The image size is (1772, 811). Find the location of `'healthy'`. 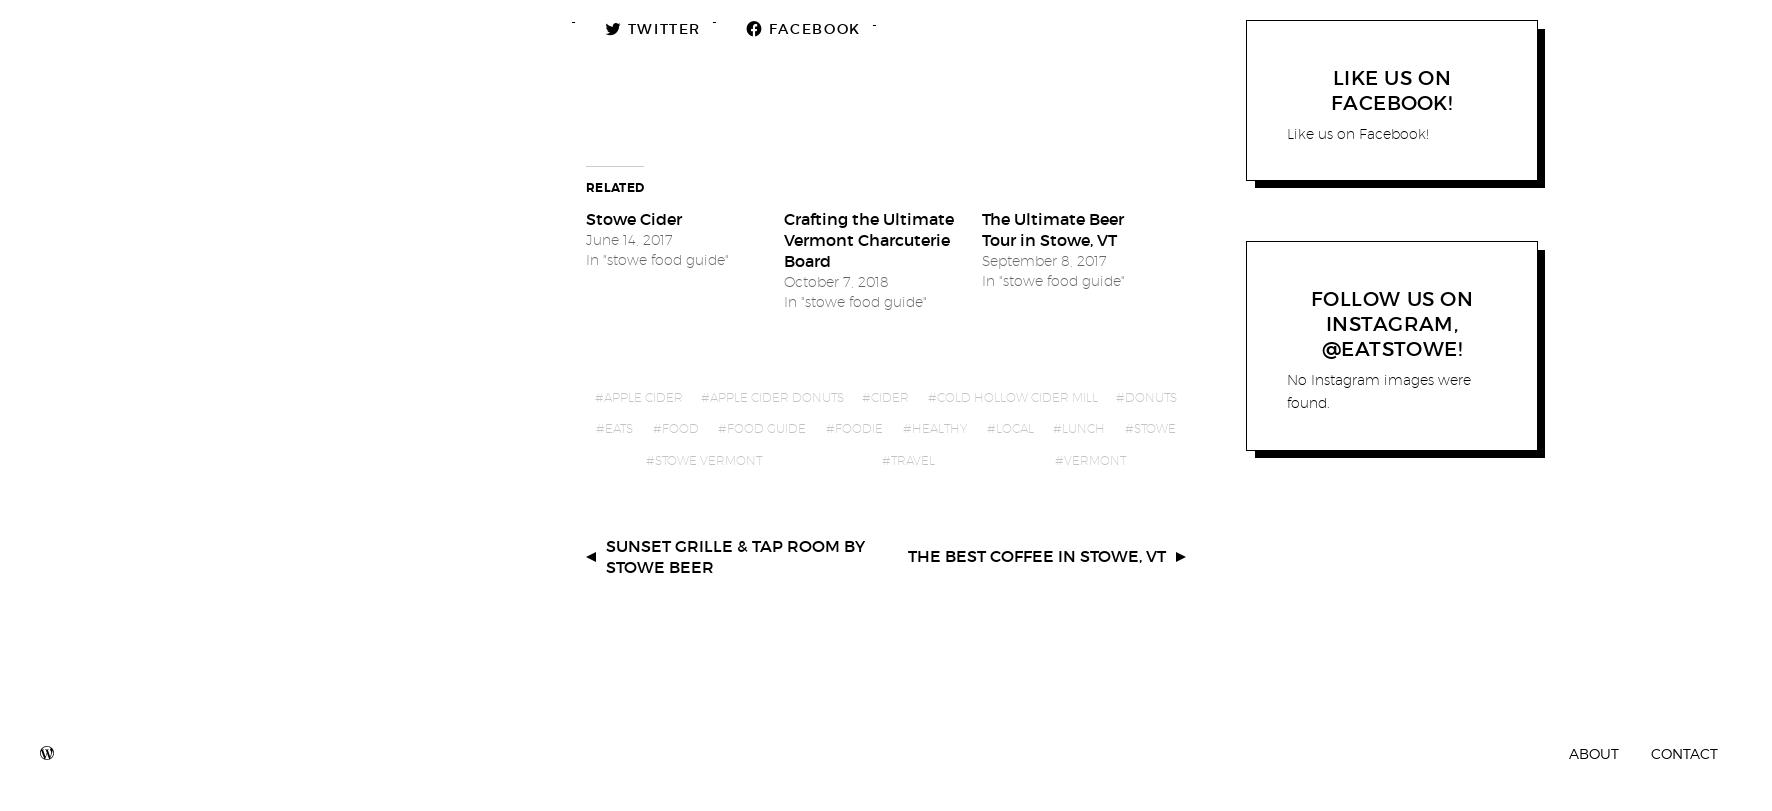

'healthy' is located at coordinates (937, 427).